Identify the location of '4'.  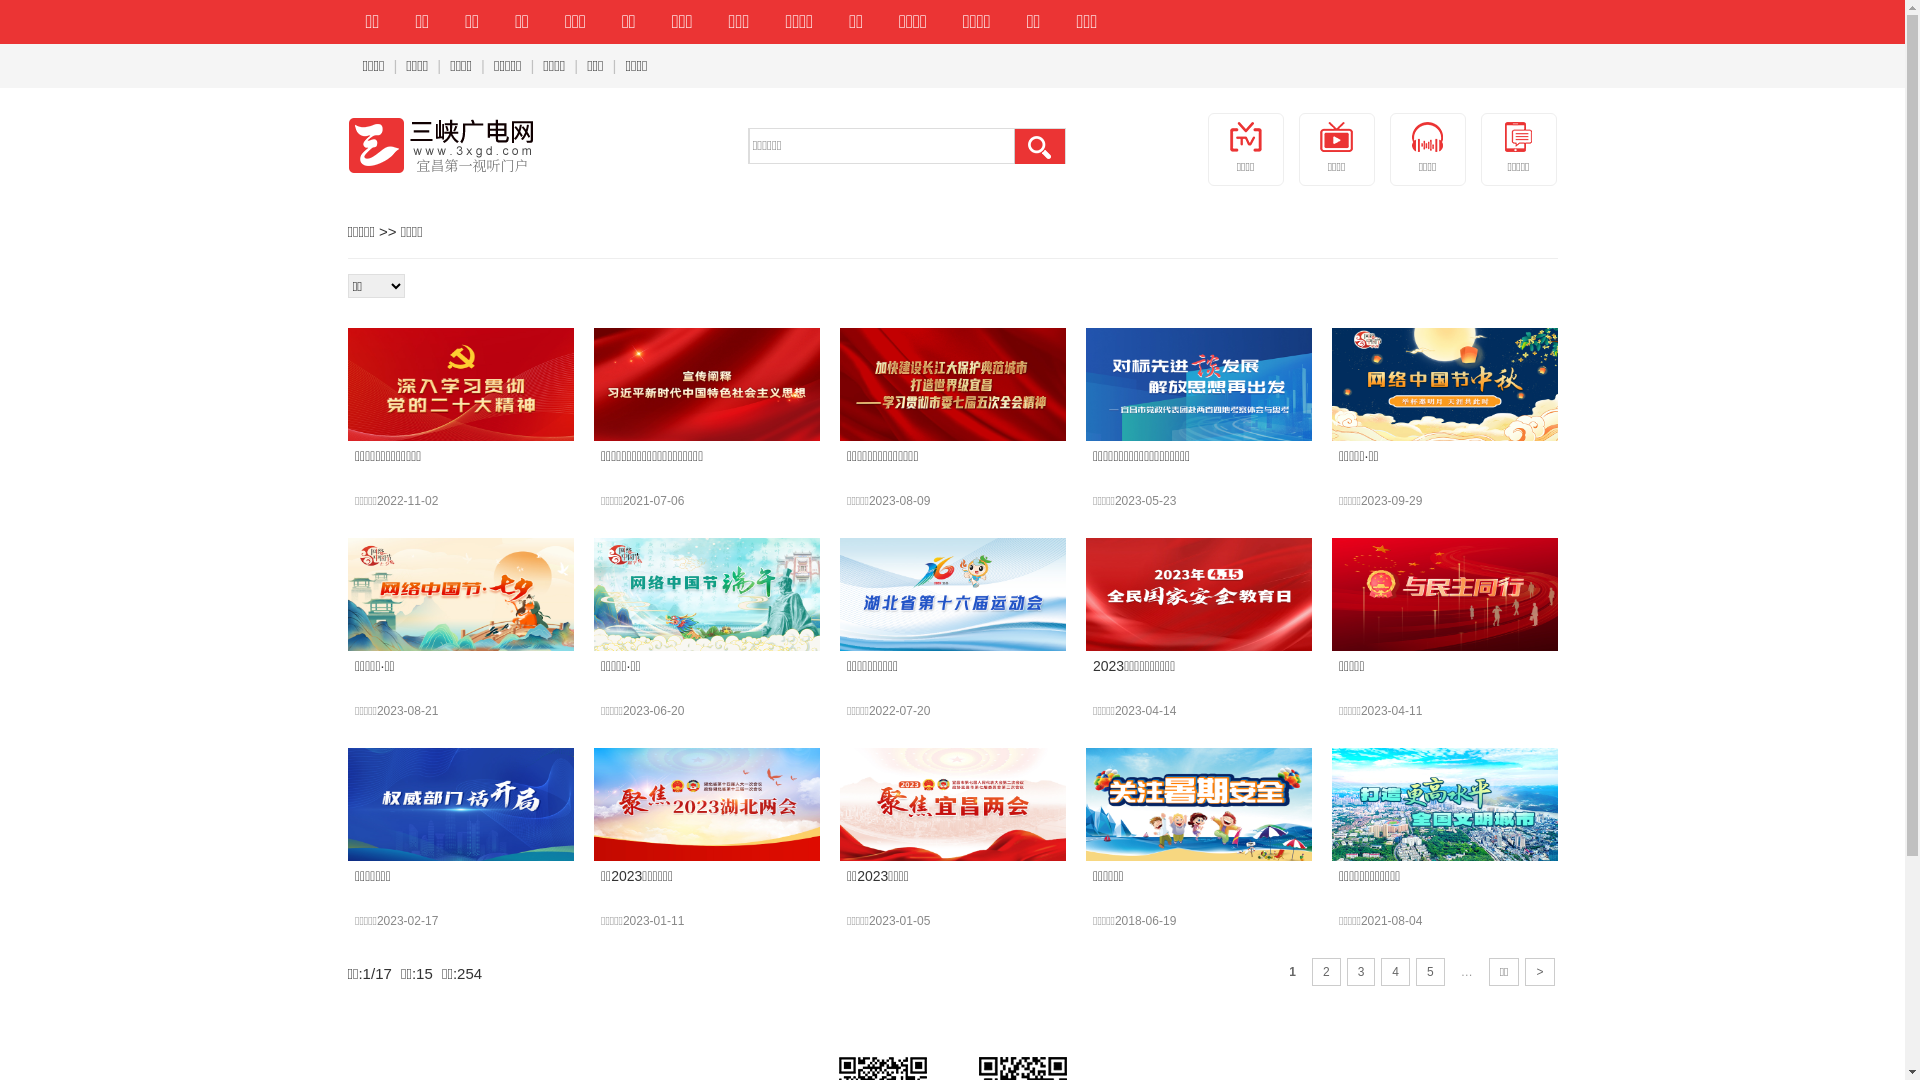
(1380, 971).